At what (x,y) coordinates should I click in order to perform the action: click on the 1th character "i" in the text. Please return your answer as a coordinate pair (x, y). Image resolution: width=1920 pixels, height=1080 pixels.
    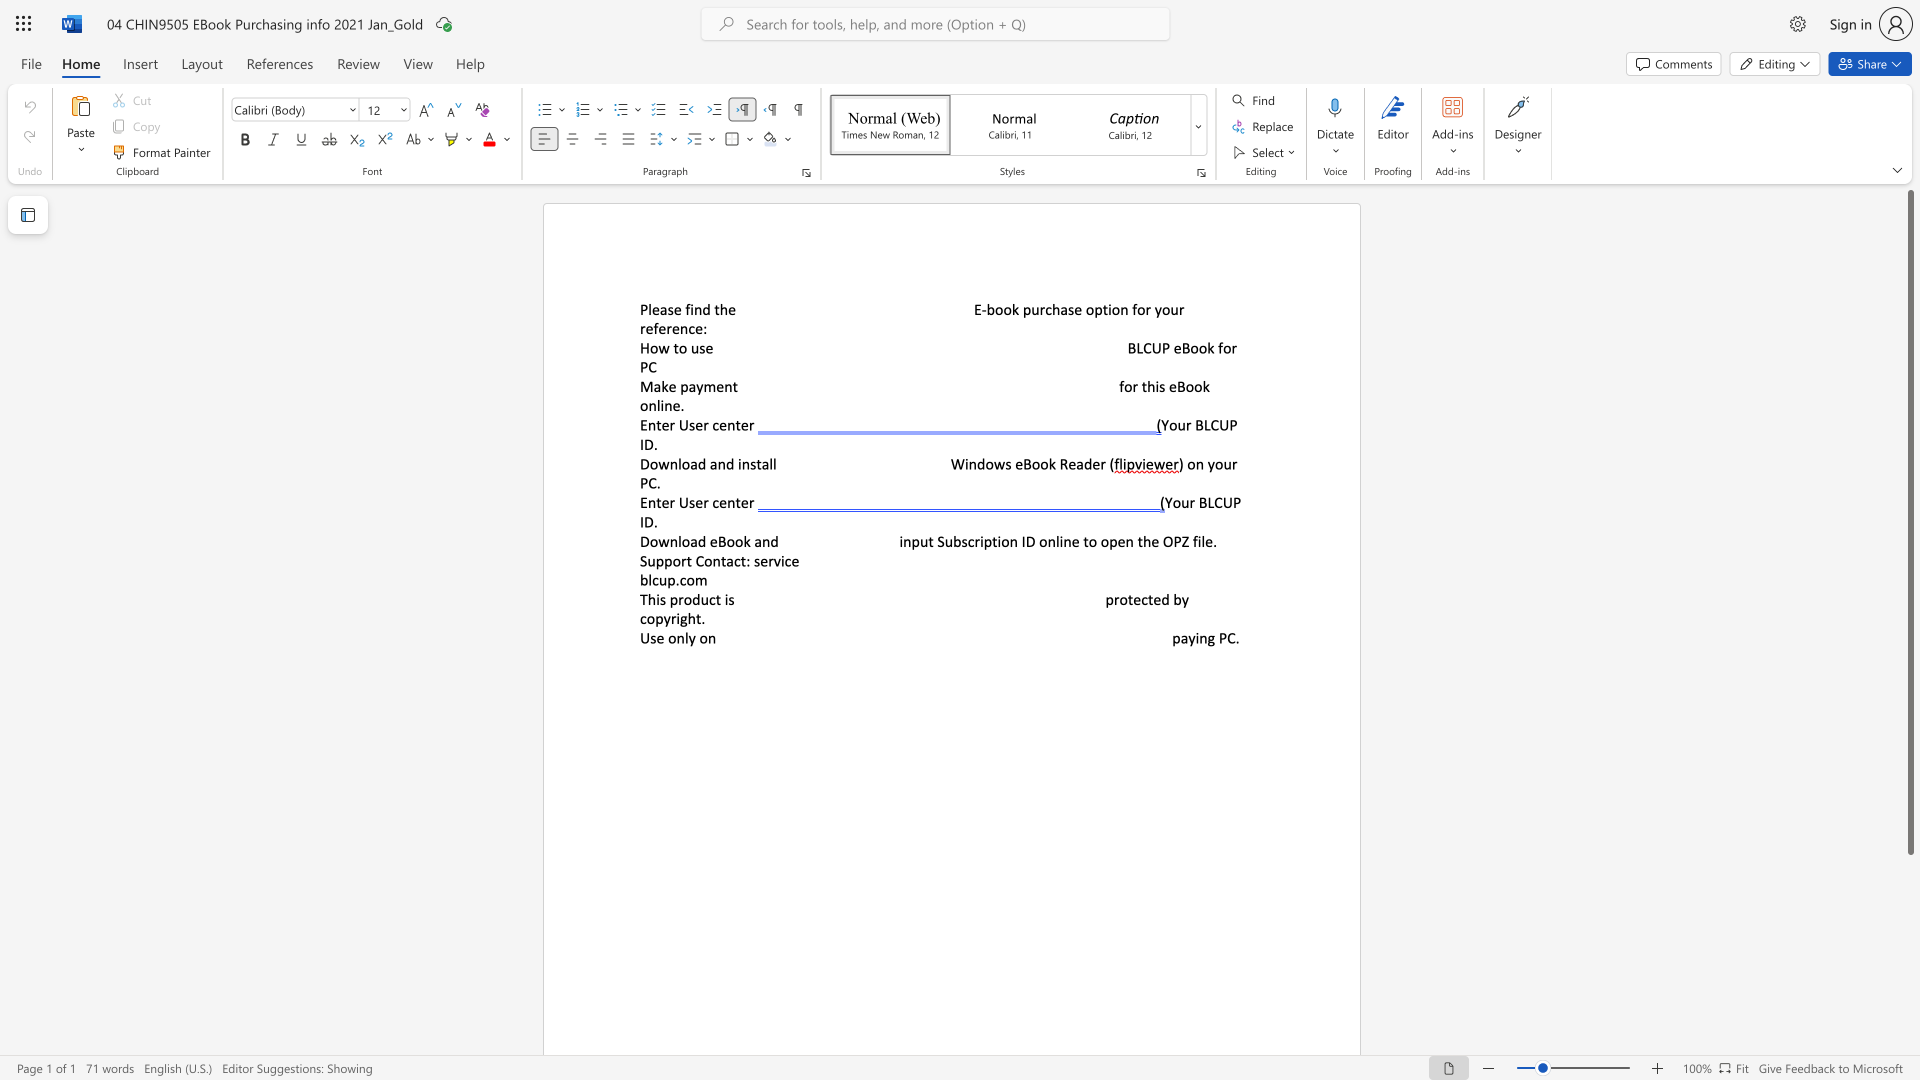
    Looking at the image, I should click on (1197, 638).